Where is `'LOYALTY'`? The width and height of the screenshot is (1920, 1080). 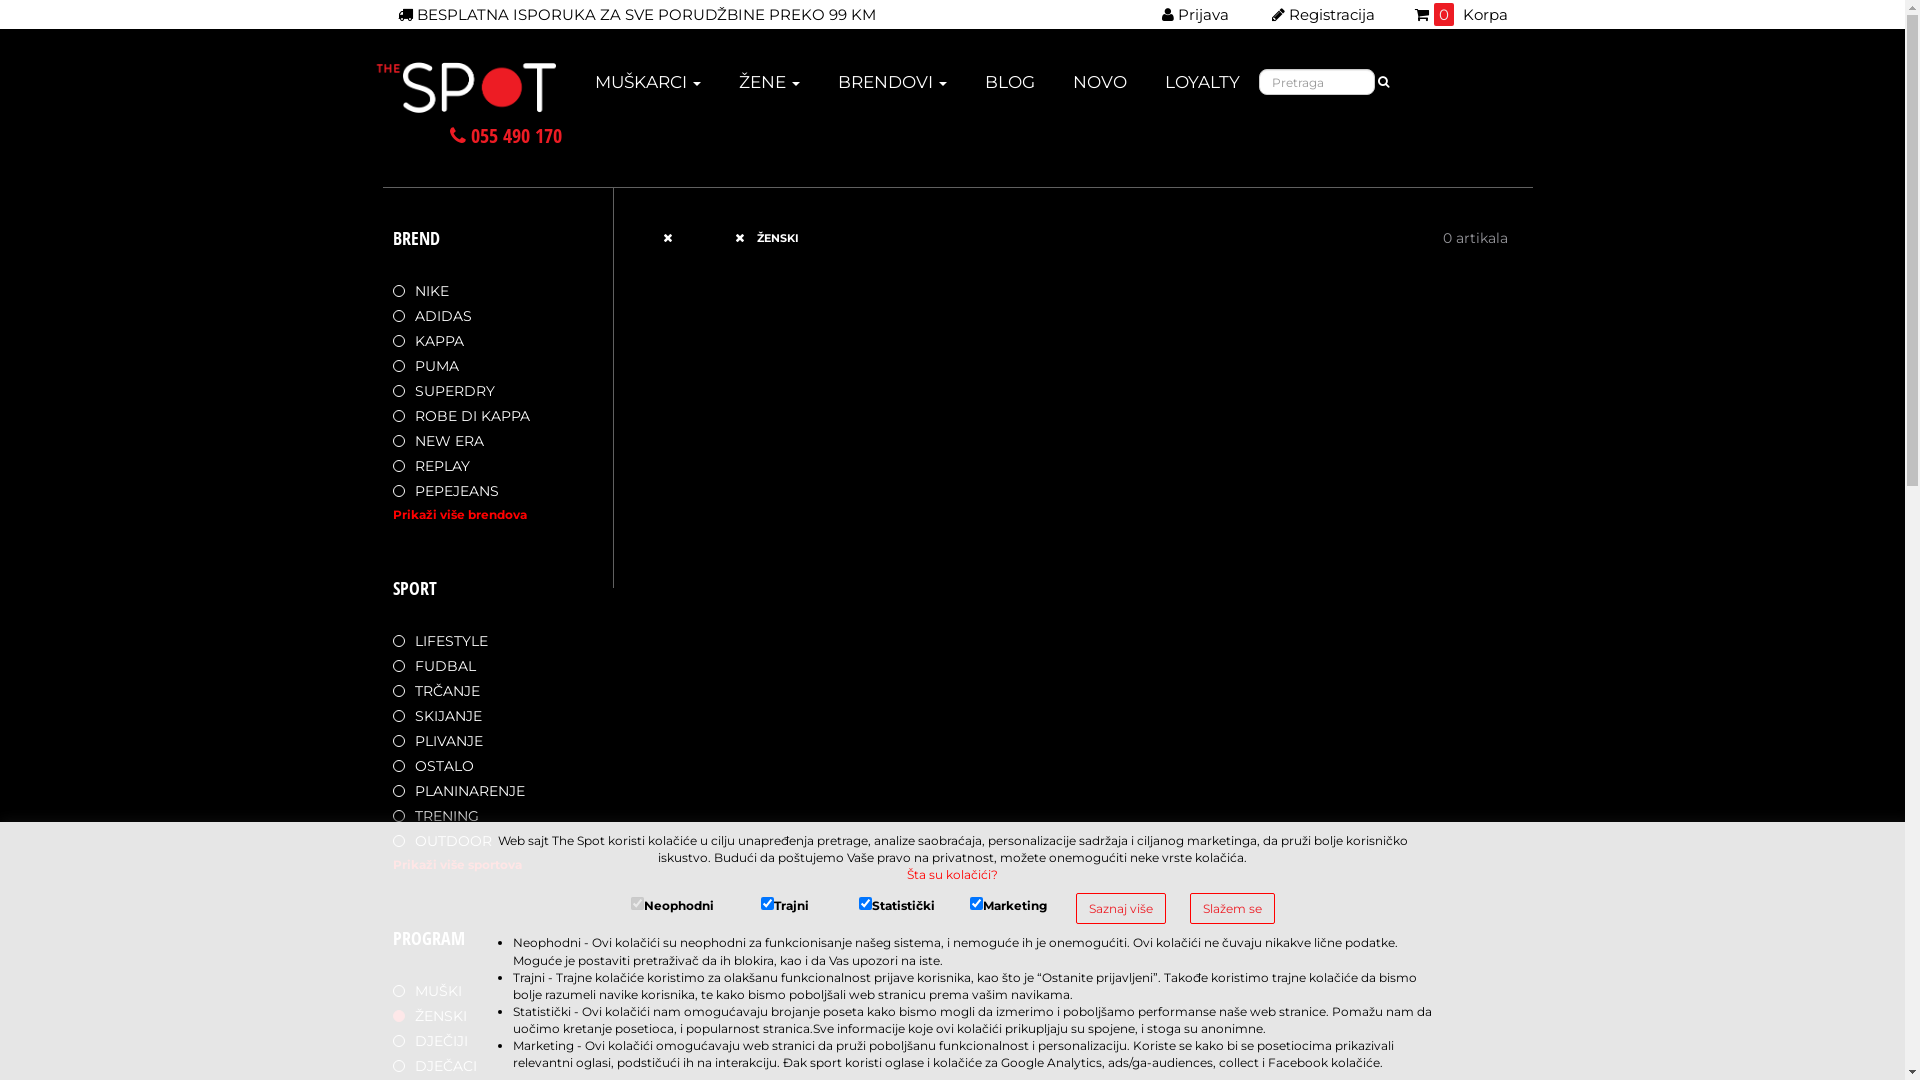
'LOYALTY' is located at coordinates (1161, 87).